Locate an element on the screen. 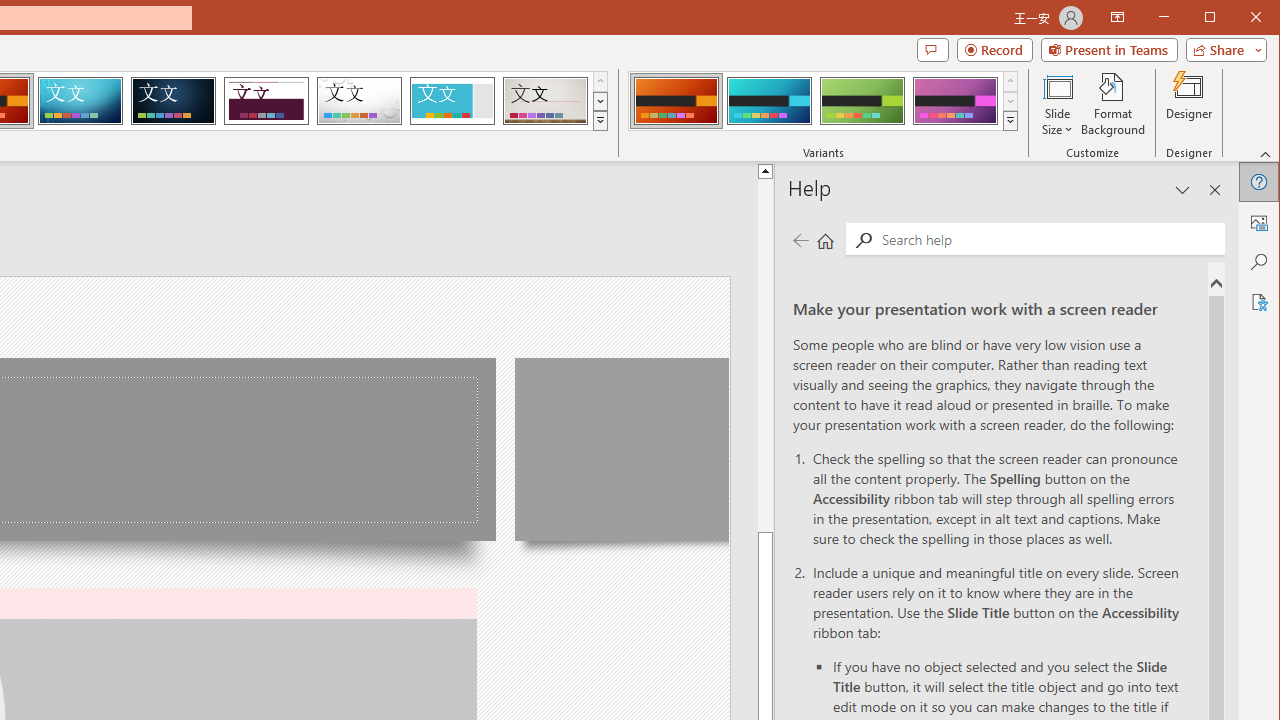  'Dividend' is located at coordinates (265, 100).